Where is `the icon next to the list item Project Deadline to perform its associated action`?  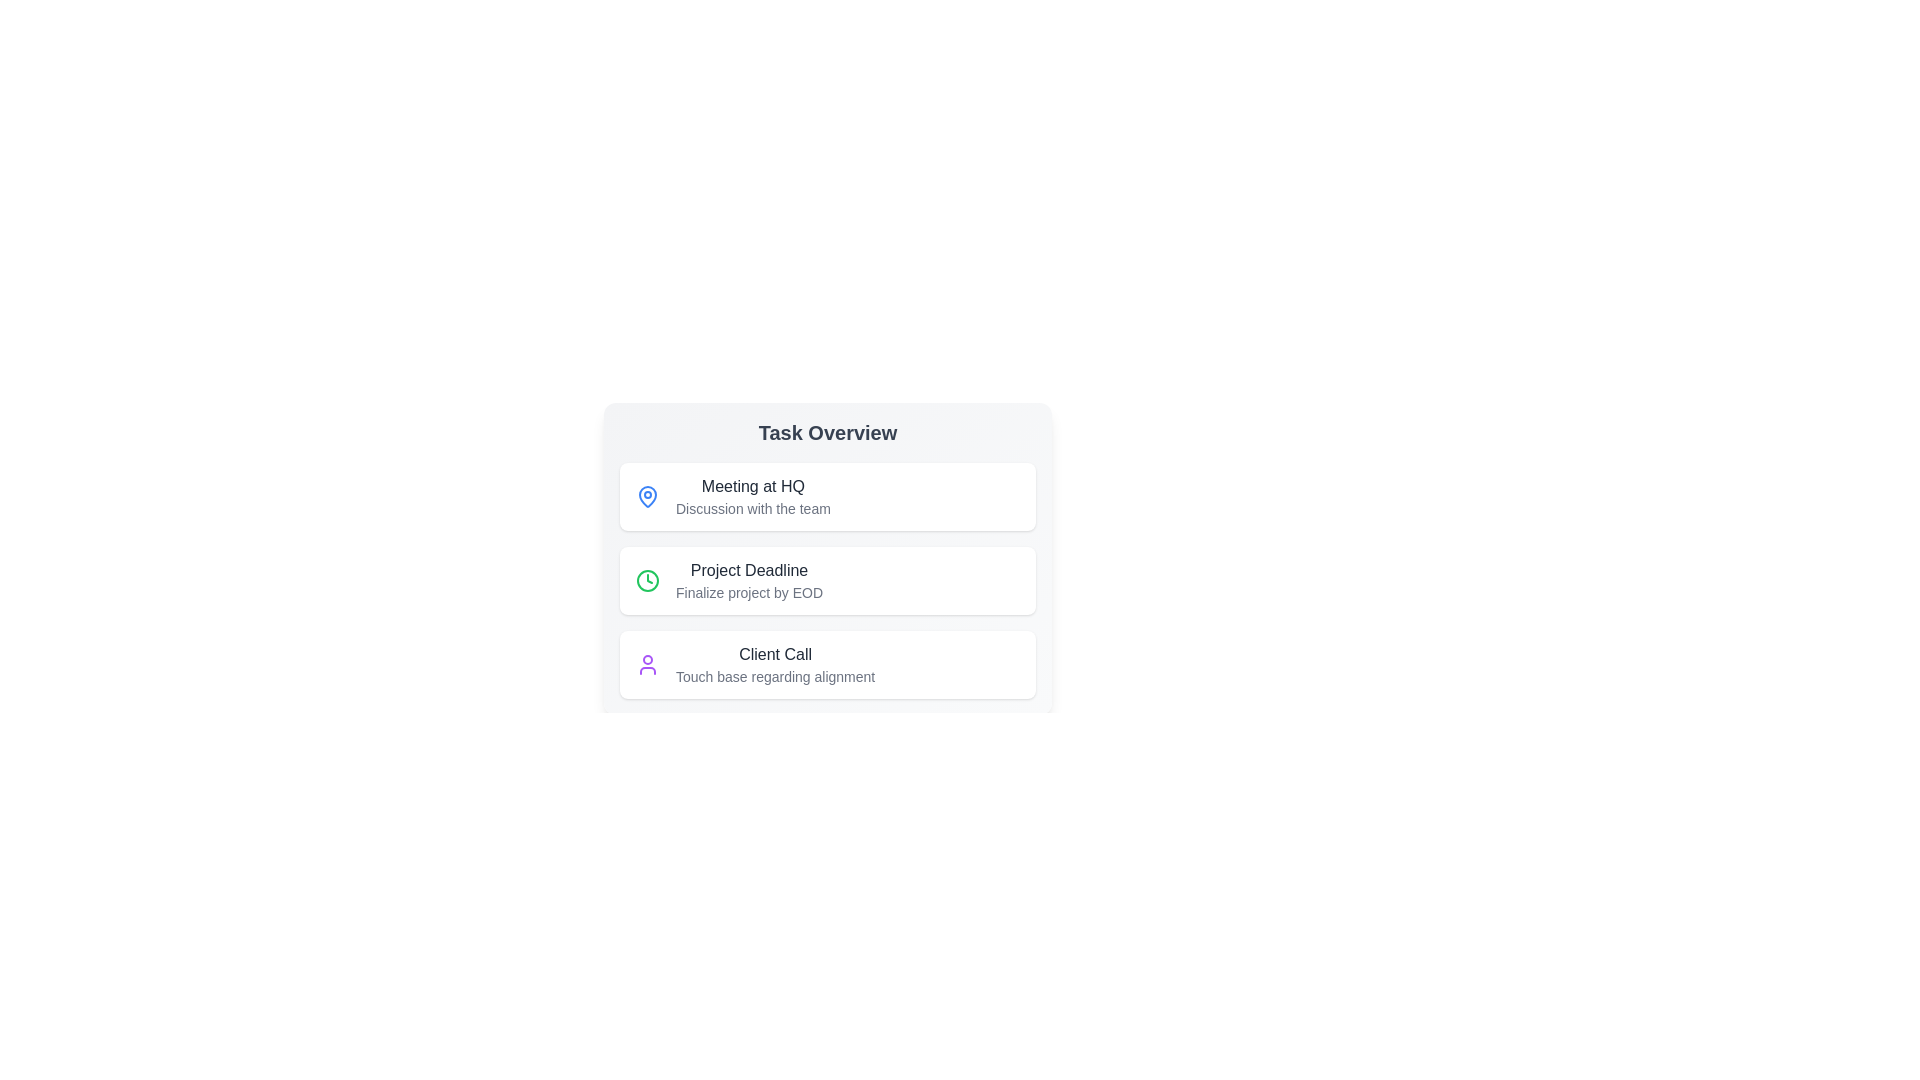 the icon next to the list item Project Deadline to perform its associated action is located at coordinates (648, 581).